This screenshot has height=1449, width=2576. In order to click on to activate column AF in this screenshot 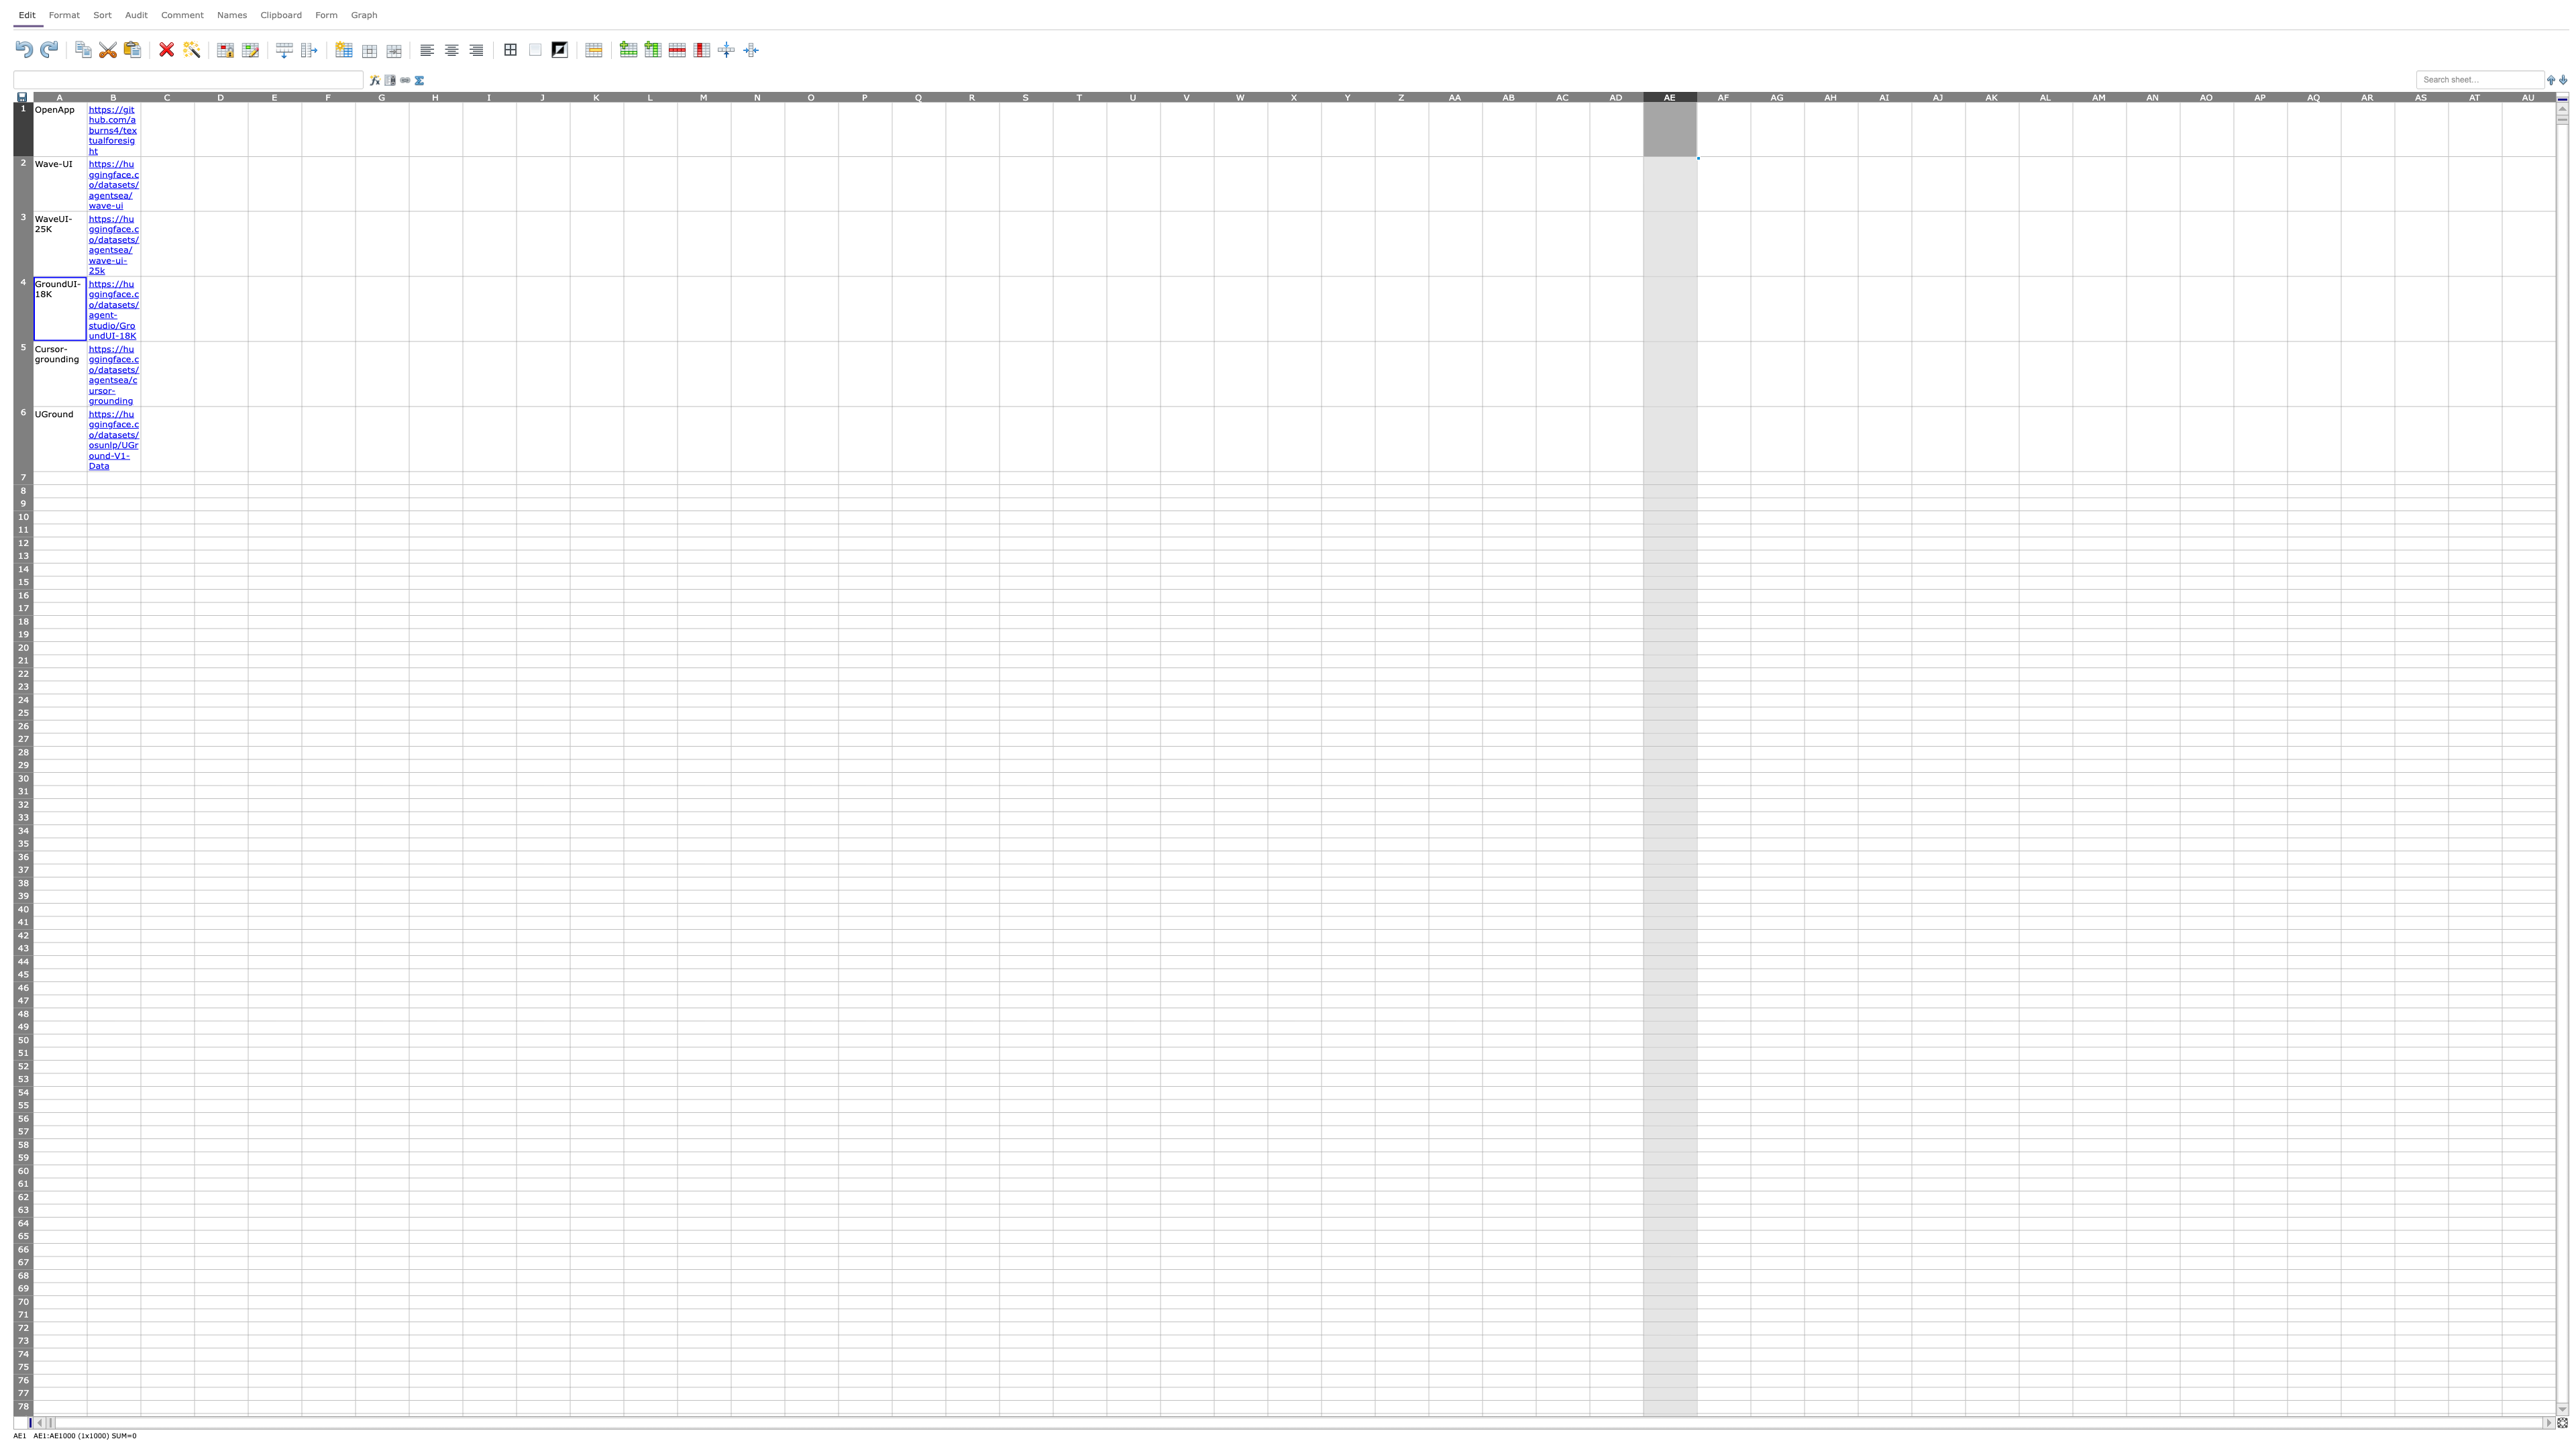, I will do `click(1724, 95)`.